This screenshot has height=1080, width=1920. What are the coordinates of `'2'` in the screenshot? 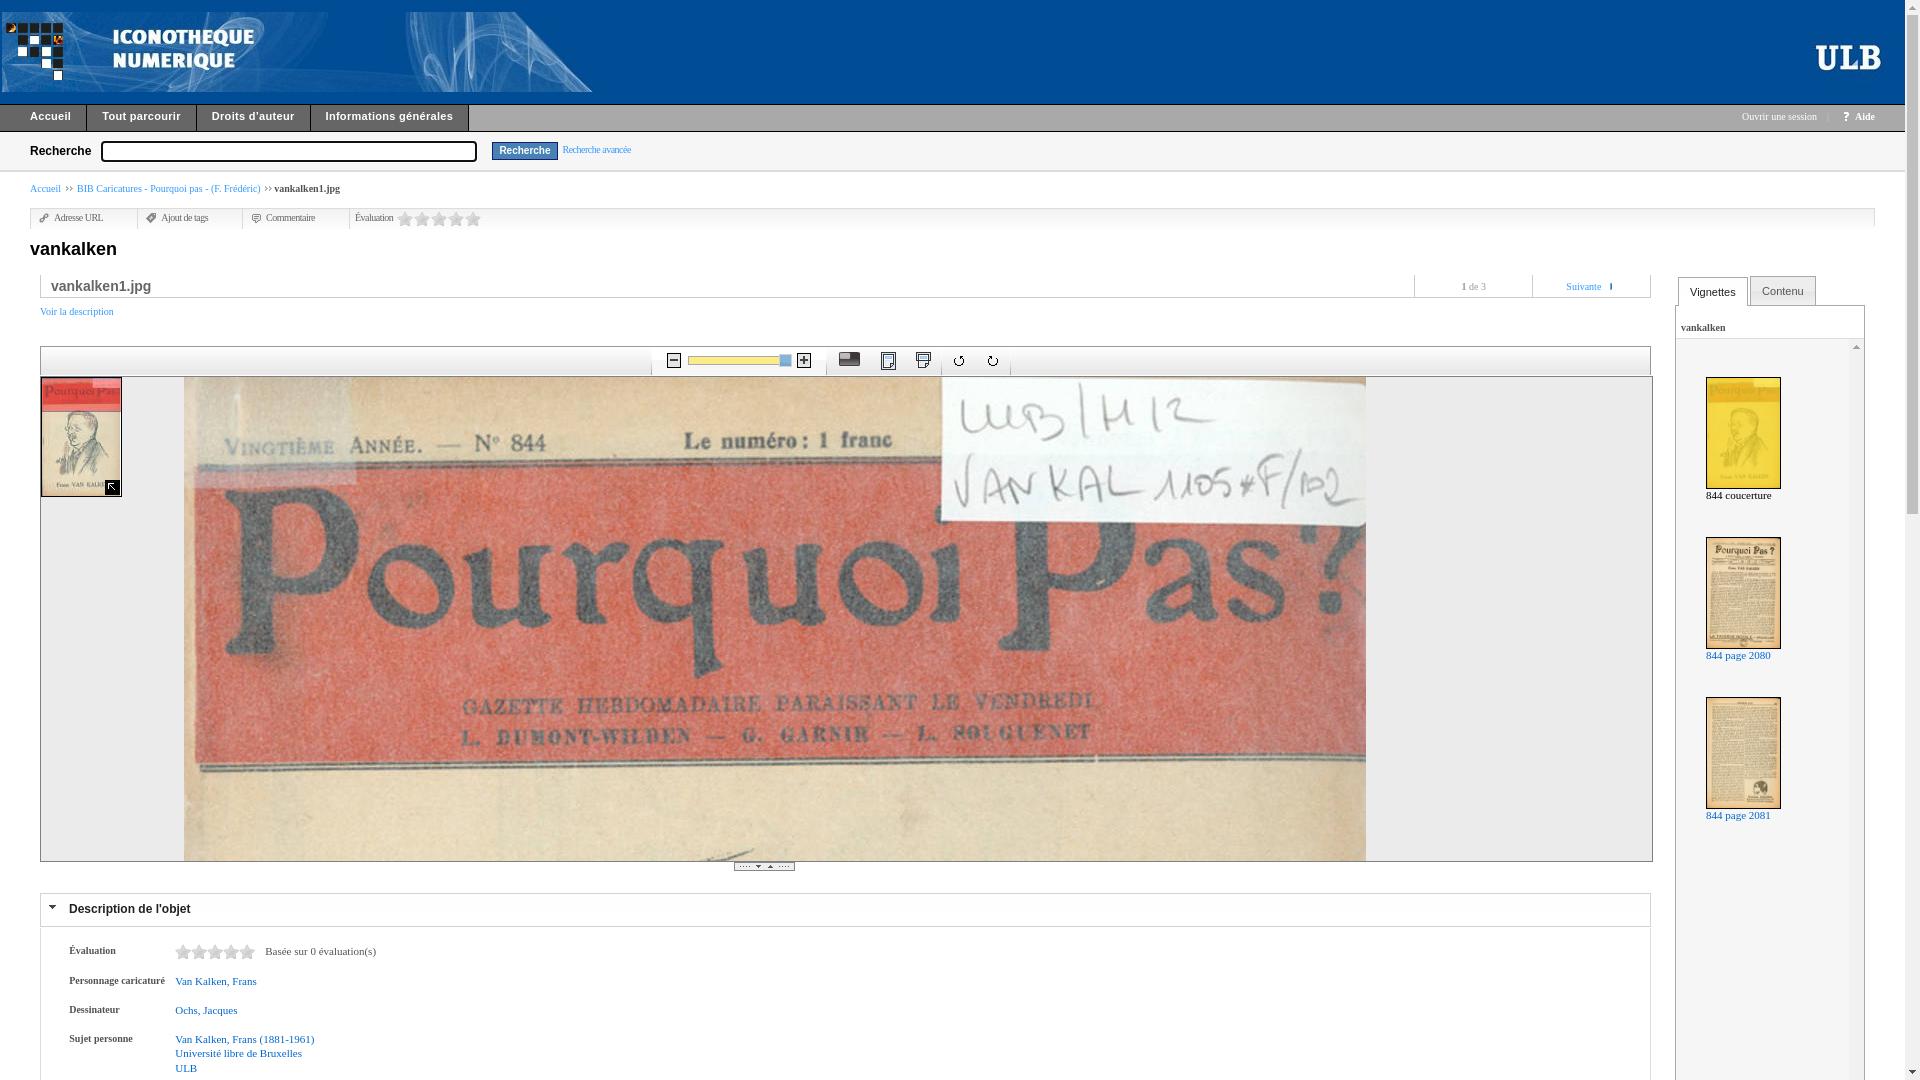 It's located at (421, 218).